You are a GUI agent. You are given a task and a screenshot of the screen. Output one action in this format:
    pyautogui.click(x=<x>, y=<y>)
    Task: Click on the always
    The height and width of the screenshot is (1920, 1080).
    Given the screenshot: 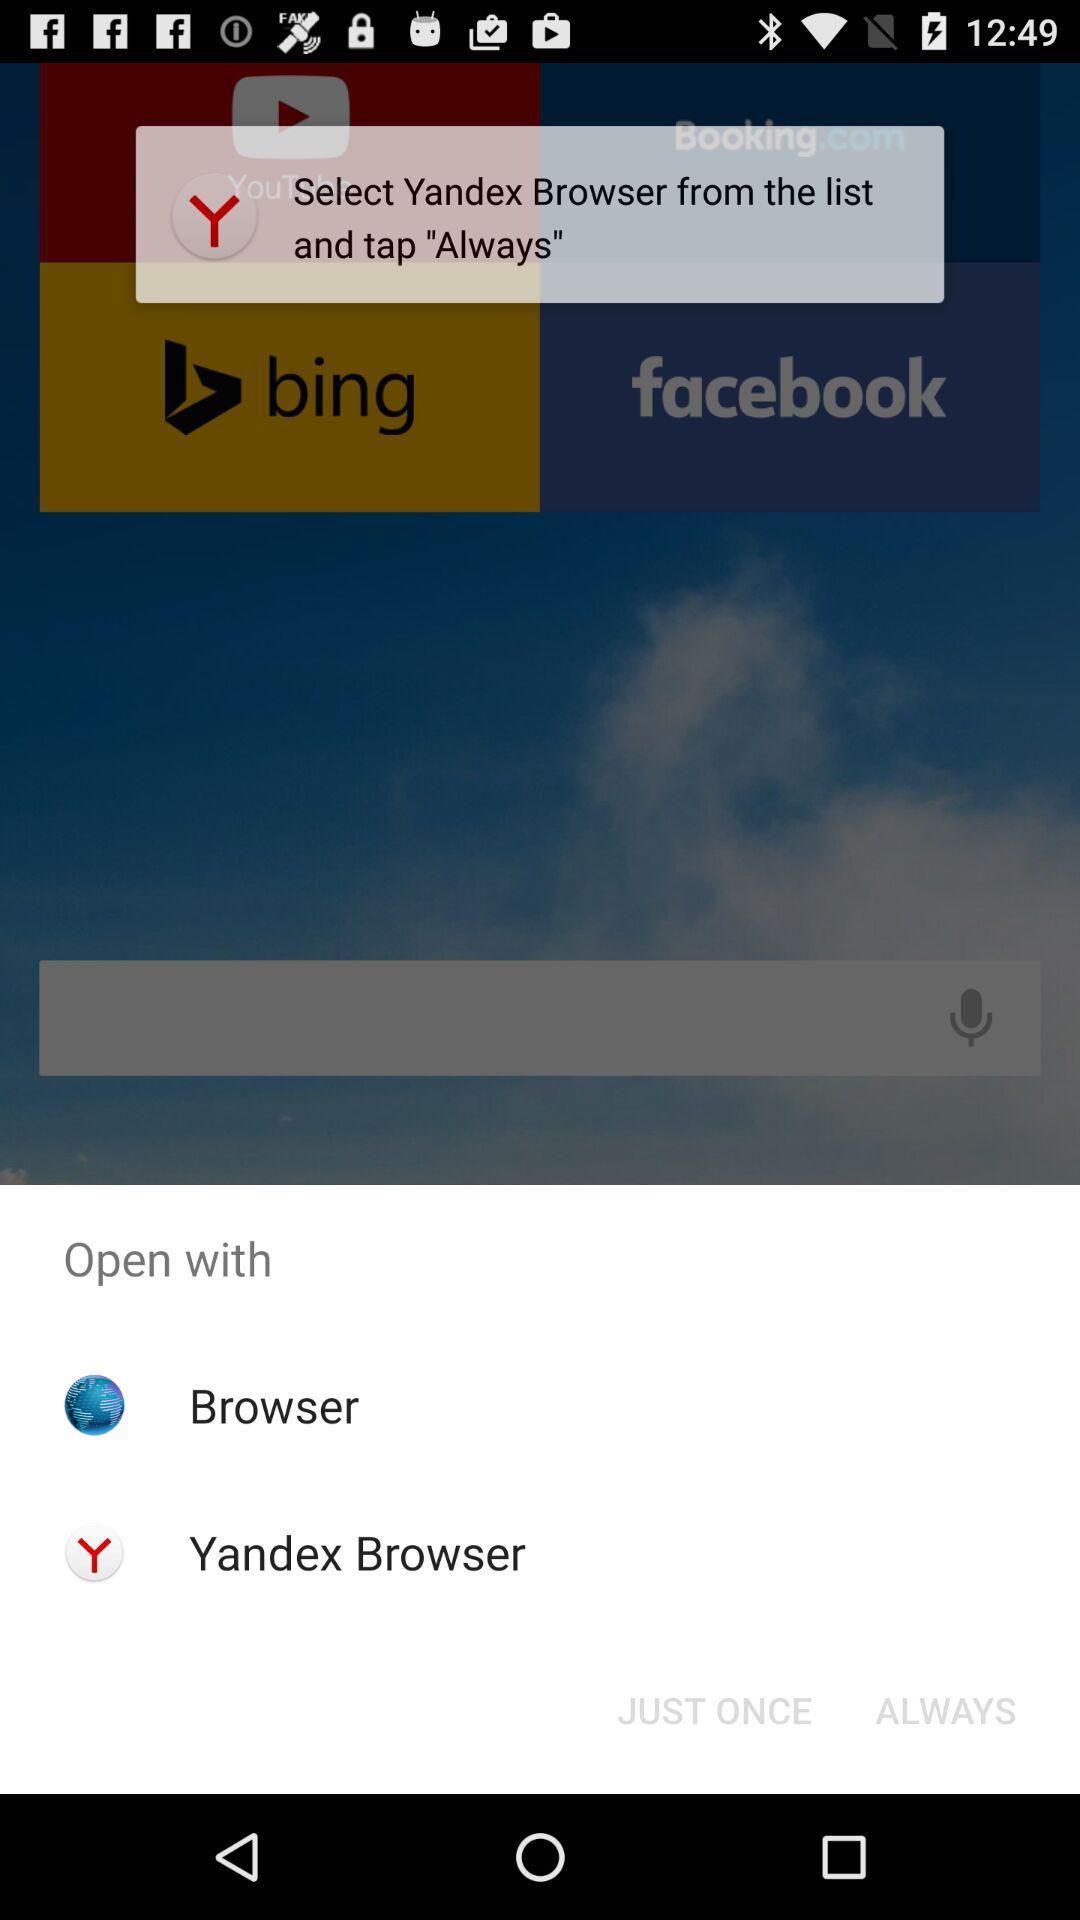 What is the action you would take?
    pyautogui.click(x=945, y=1708)
    